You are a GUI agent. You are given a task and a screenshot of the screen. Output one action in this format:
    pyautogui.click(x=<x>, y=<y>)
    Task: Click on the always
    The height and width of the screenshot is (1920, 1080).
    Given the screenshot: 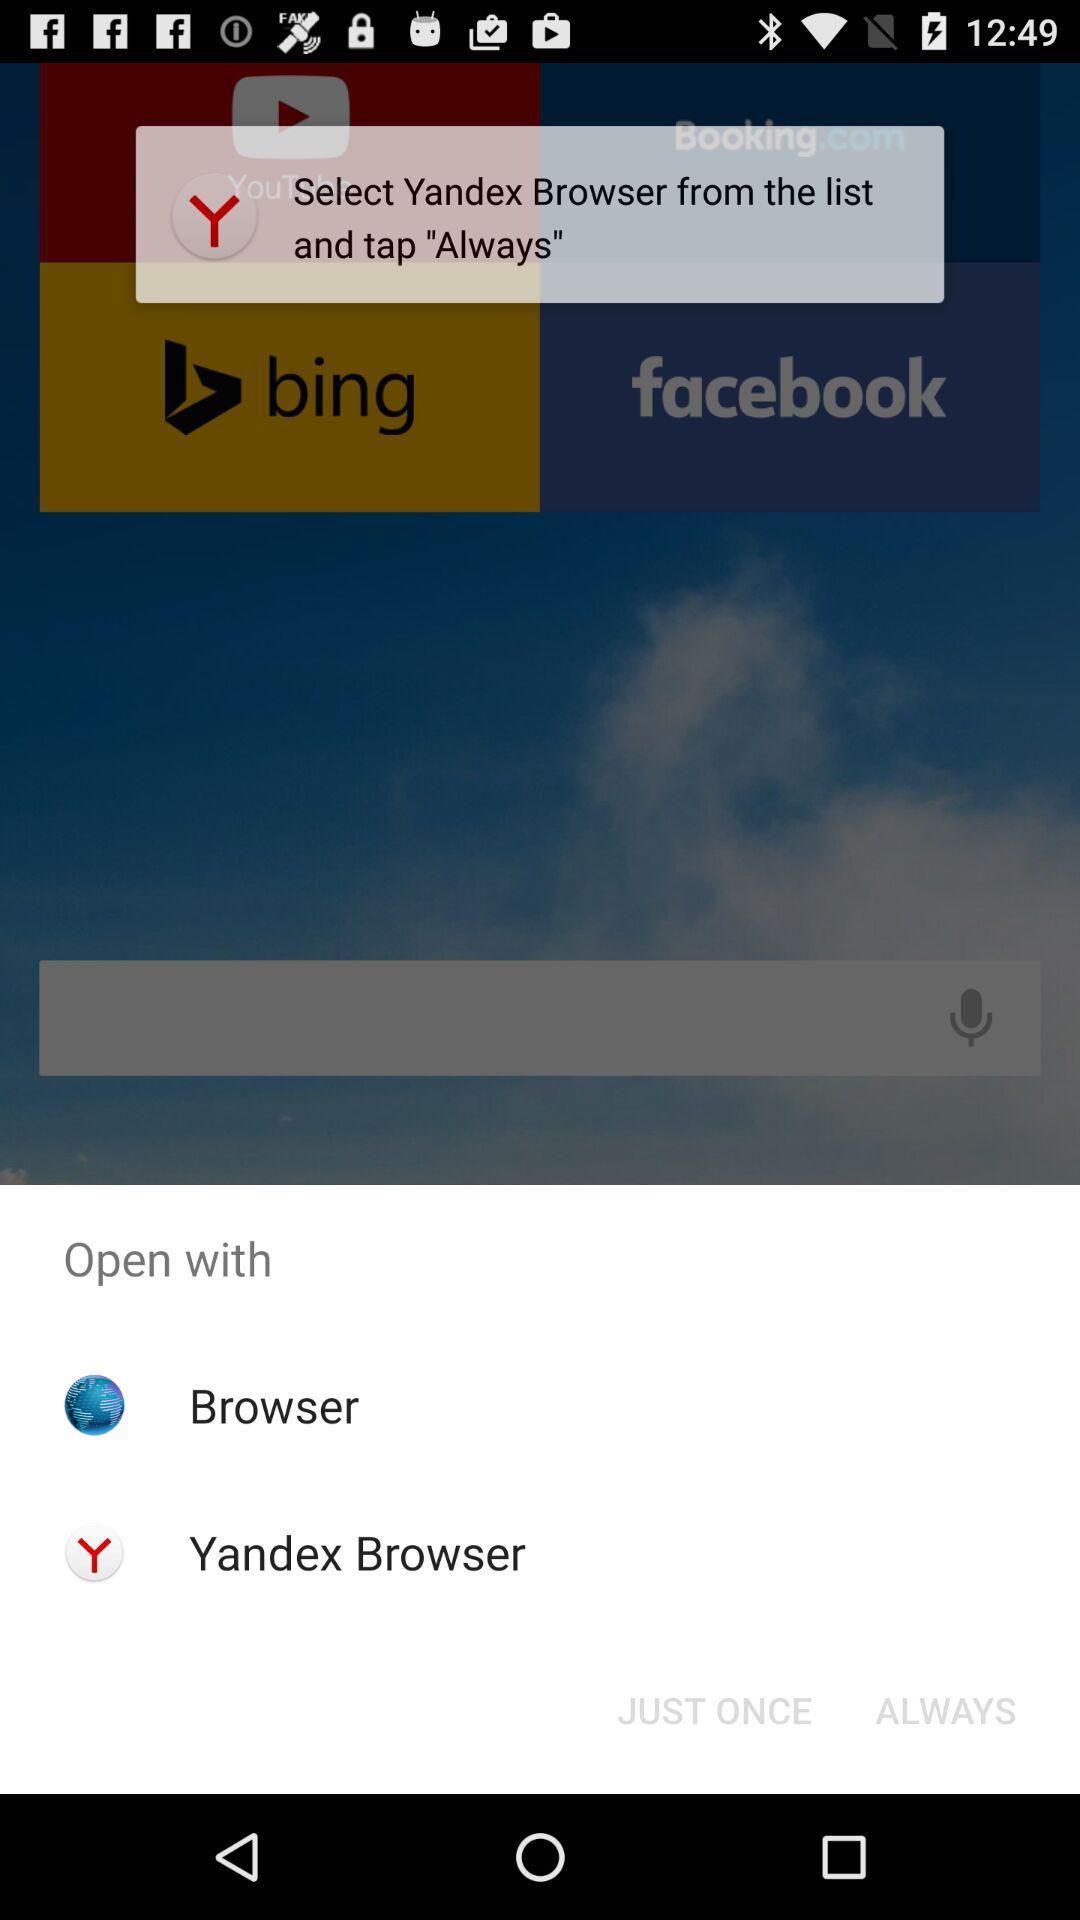 What is the action you would take?
    pyautogui.click(x=945, y=1708)
    